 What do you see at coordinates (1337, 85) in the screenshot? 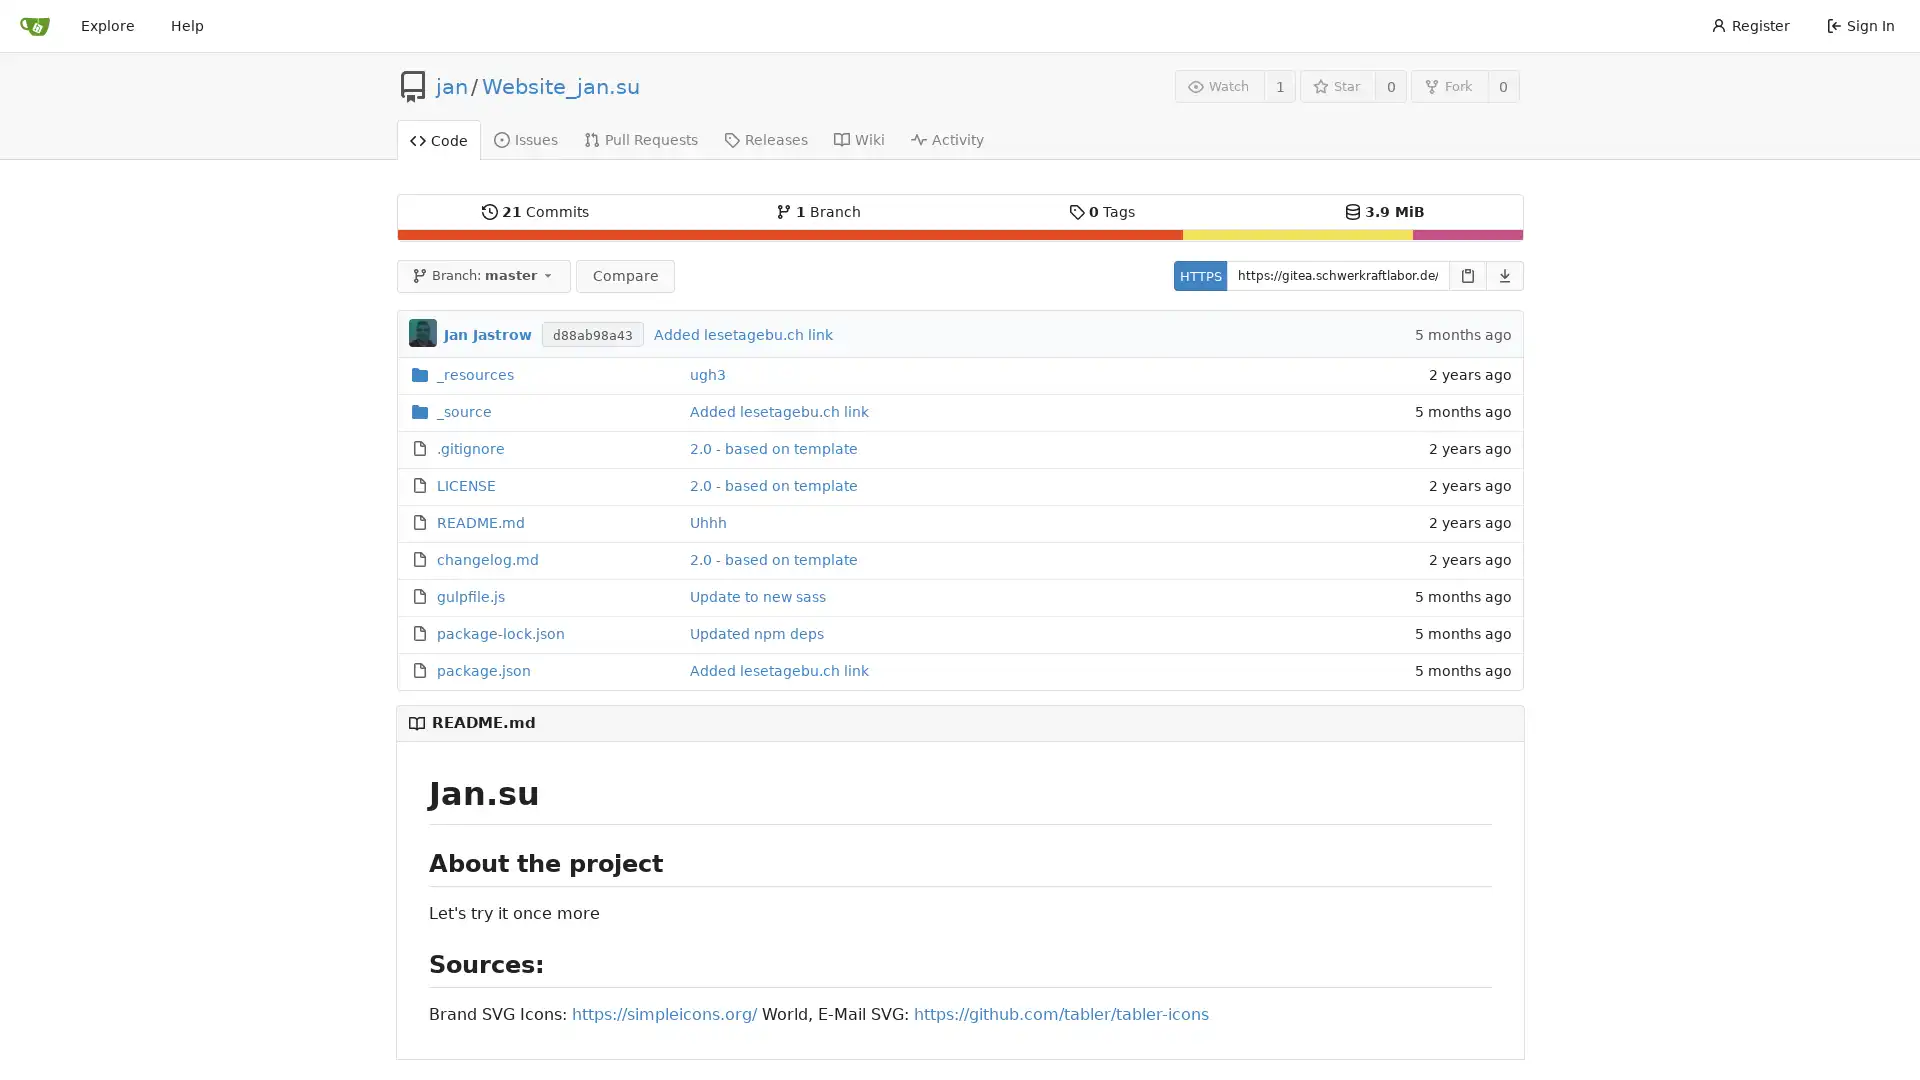
I see `Star` at bounding box center [1337, 85].